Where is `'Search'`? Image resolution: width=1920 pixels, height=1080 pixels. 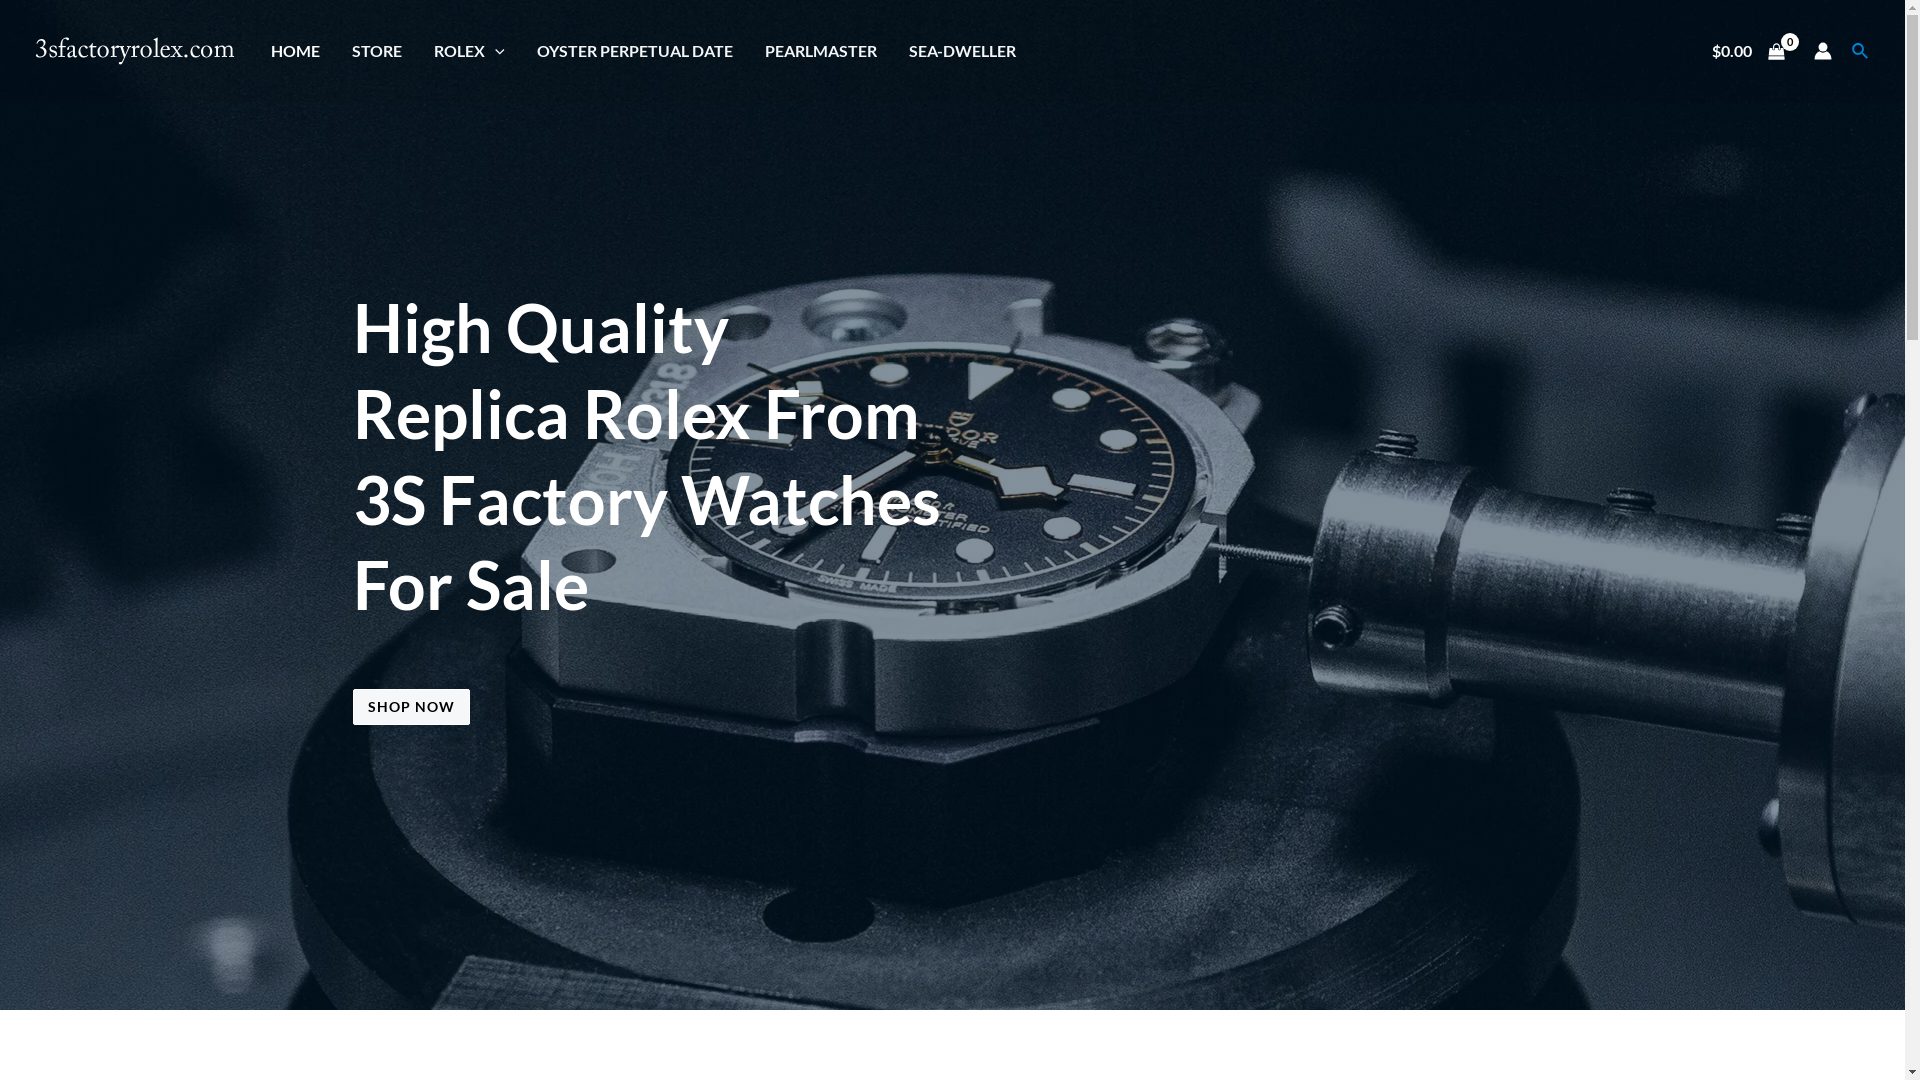 'Search' is located at coordinates (1851, 49).